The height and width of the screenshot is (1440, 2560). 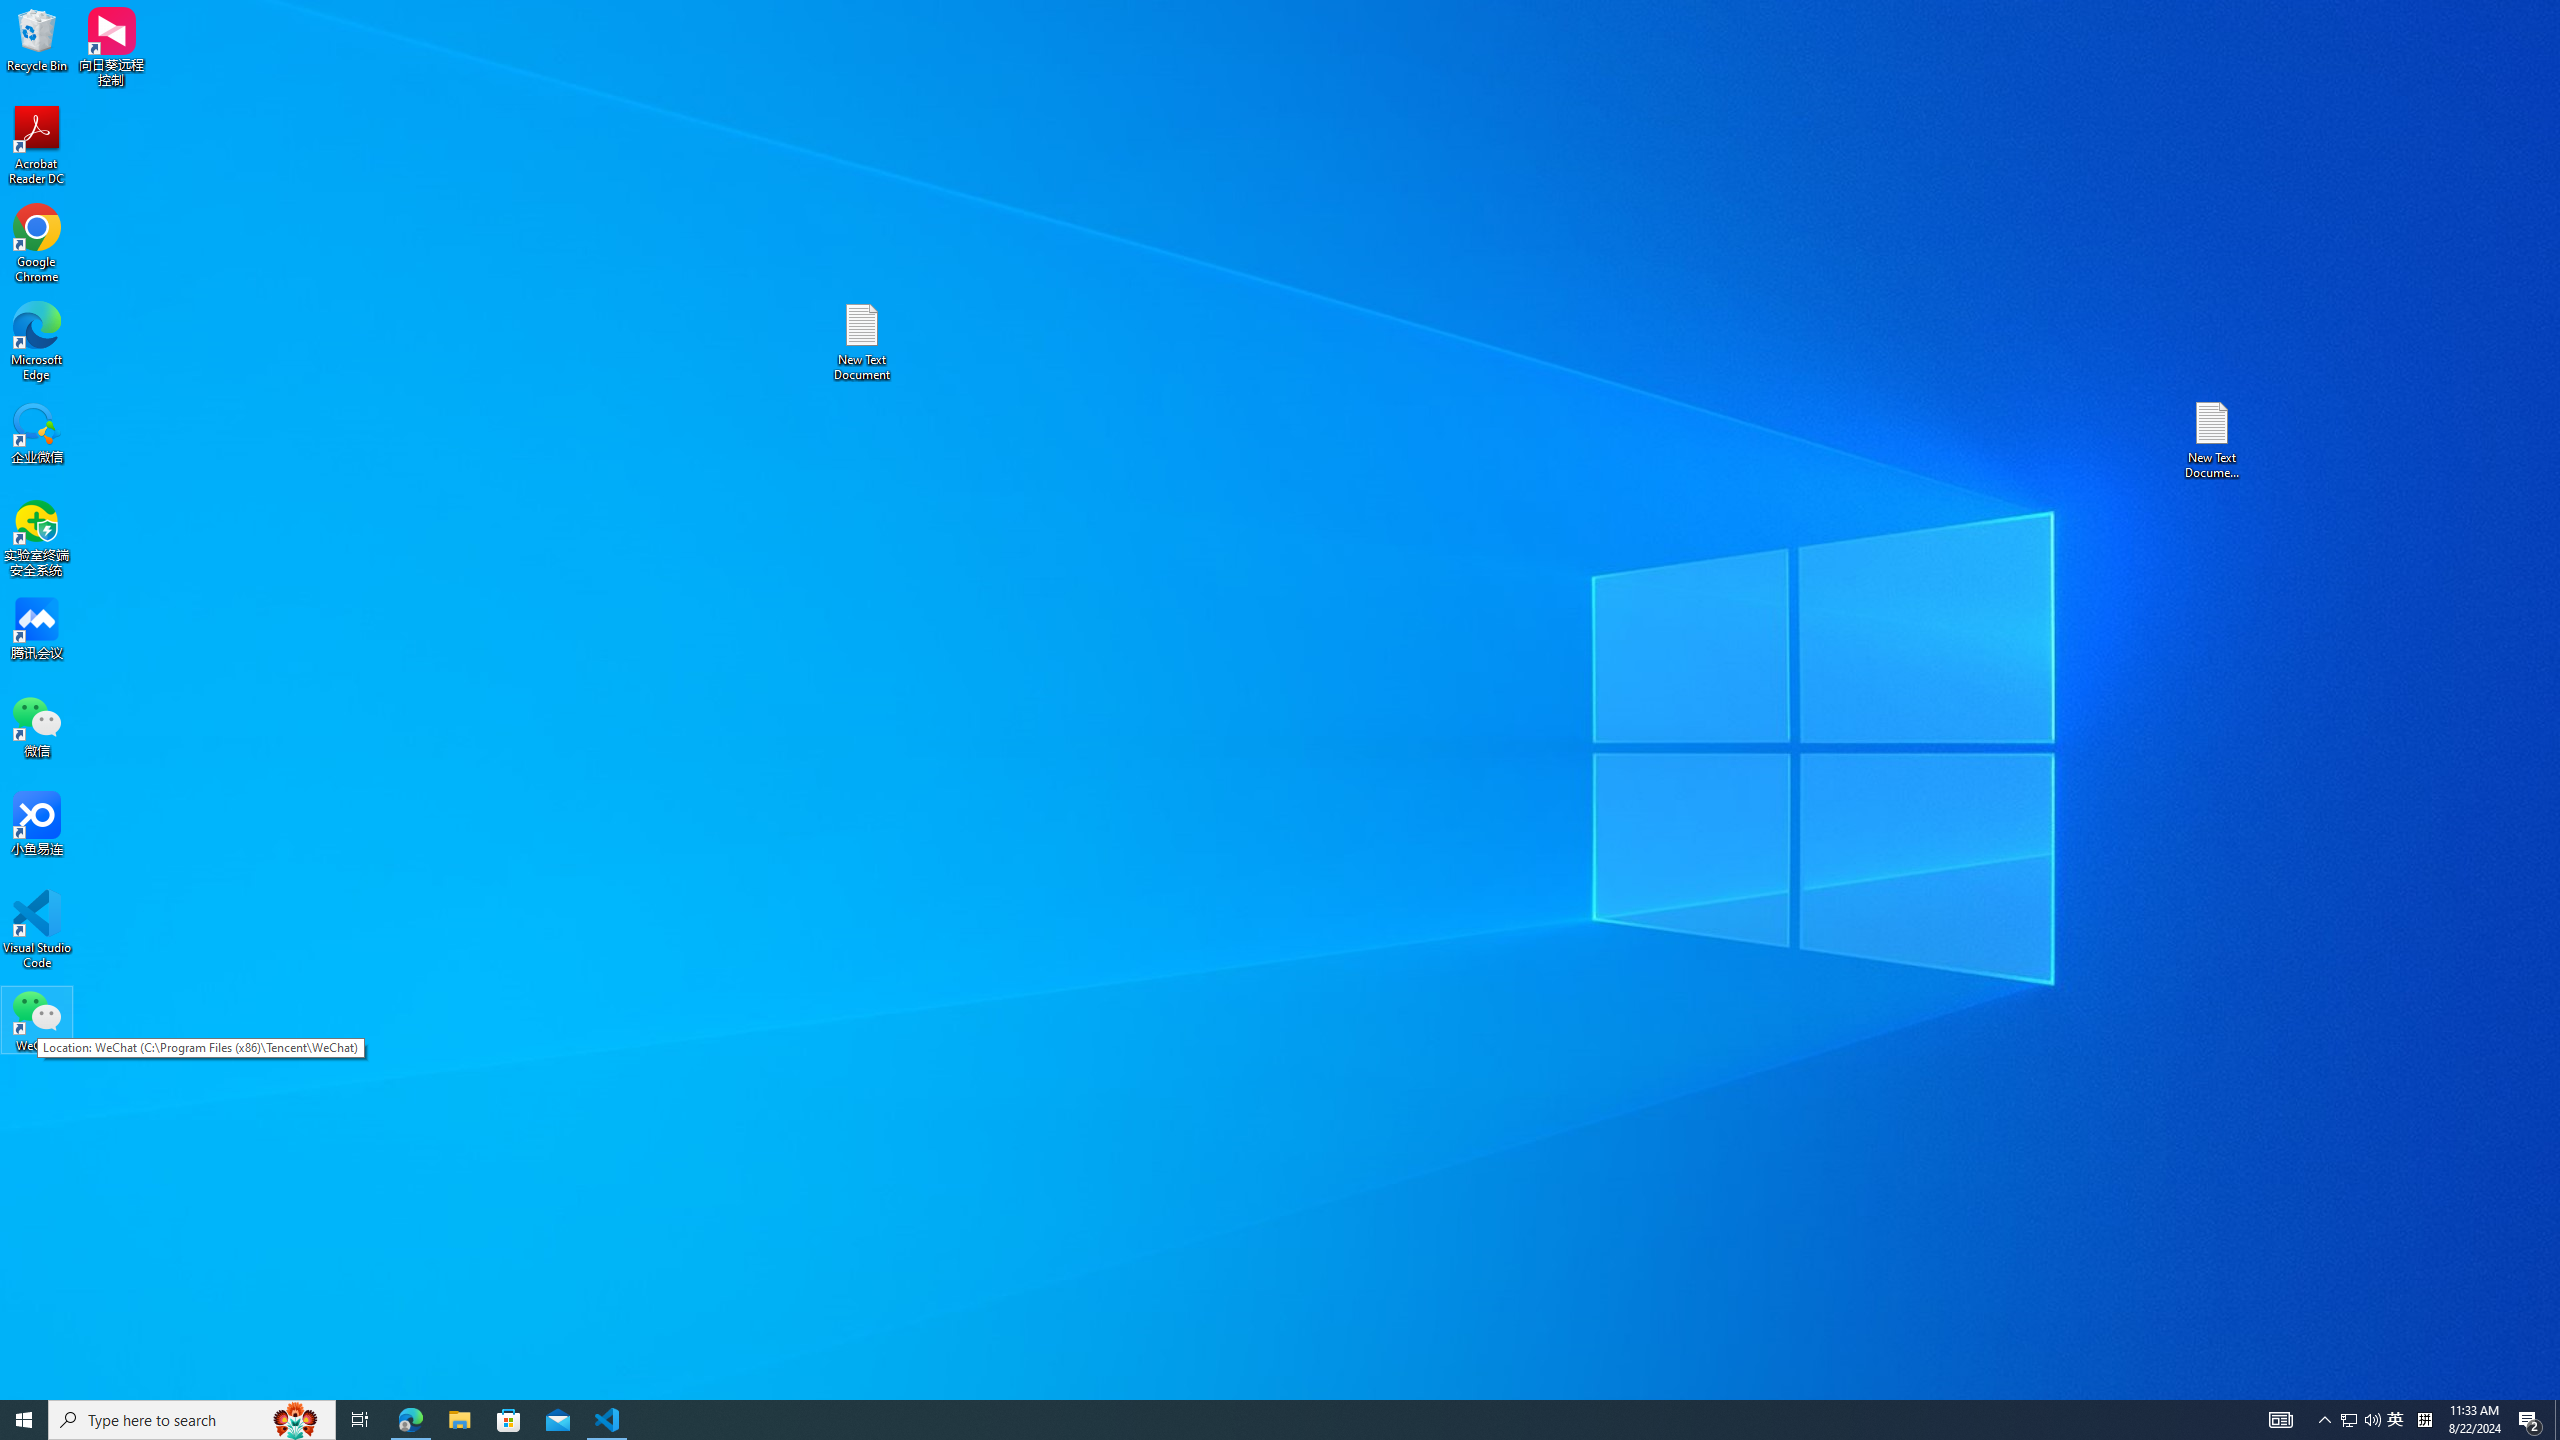 What do you see at coordinates (2424, 1418) in the screenshot?
I see `'Tray Input Indicator - Chinese (Simplified, China)'` at bounding box center [2424, 1418].